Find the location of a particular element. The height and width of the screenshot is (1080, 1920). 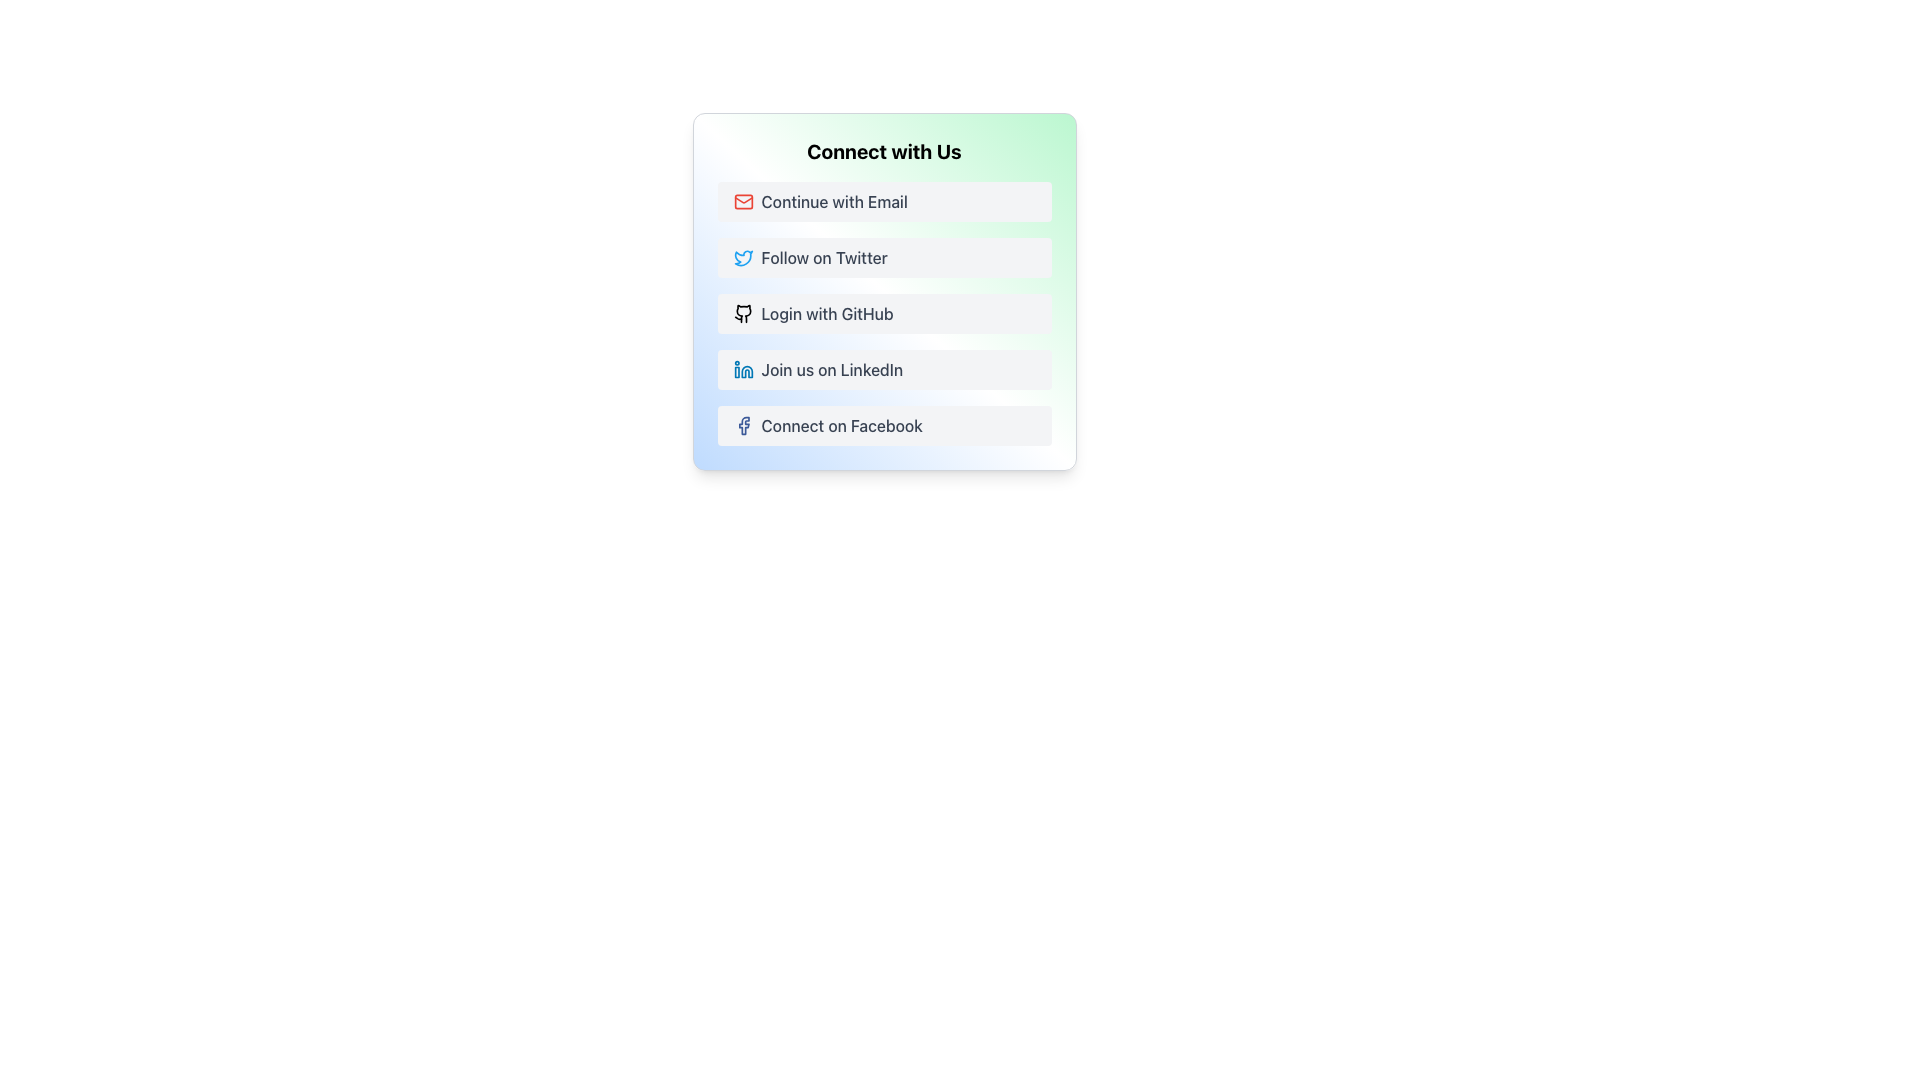

the blue bird icon representing the 'Follow on Twitter' option located in the 'Connect with Us' section, which is the second interaction option in the vertical list is located at coordinates (742, 257).